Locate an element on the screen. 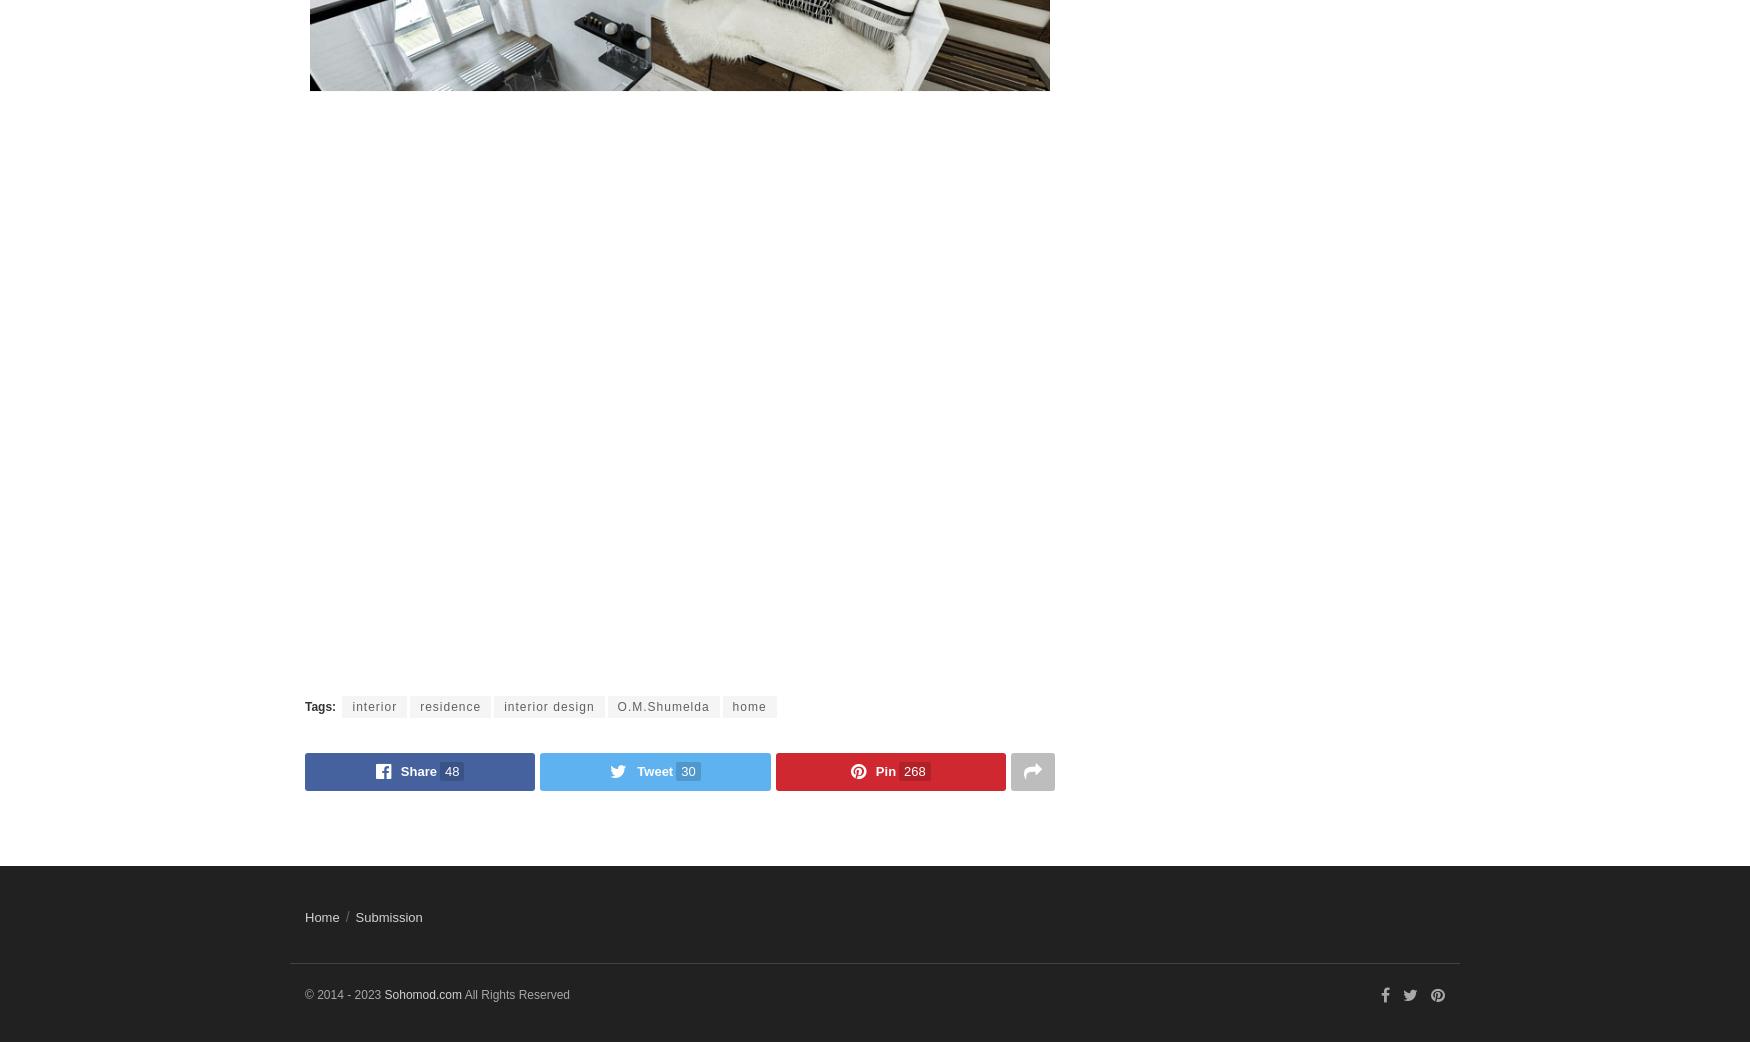 This screenshot has width=1750, height=1042. 'Pin' is located at coordinates (884, 769).